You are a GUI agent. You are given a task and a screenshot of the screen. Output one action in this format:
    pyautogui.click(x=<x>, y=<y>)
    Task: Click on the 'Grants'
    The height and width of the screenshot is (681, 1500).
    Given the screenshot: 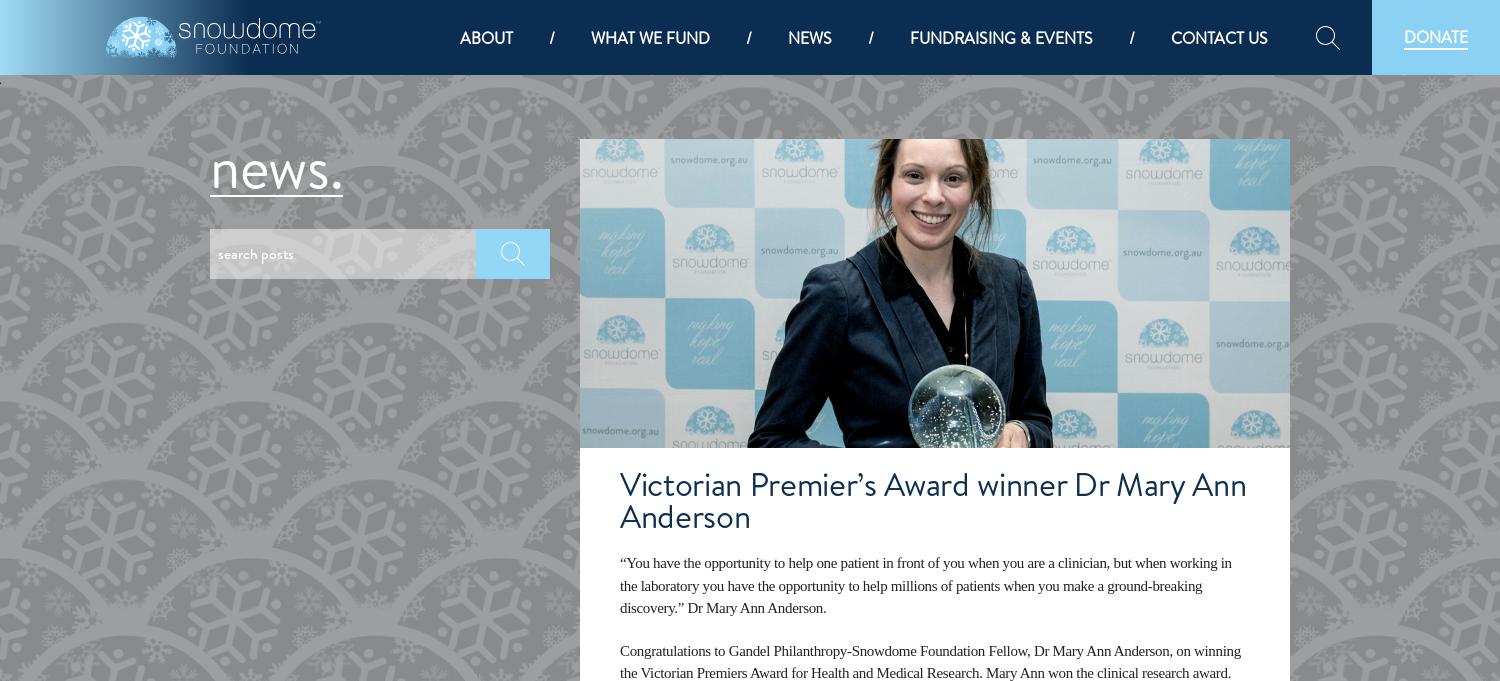 What is the action you would take?
    pyautogui.click(x=625, y=406)
    